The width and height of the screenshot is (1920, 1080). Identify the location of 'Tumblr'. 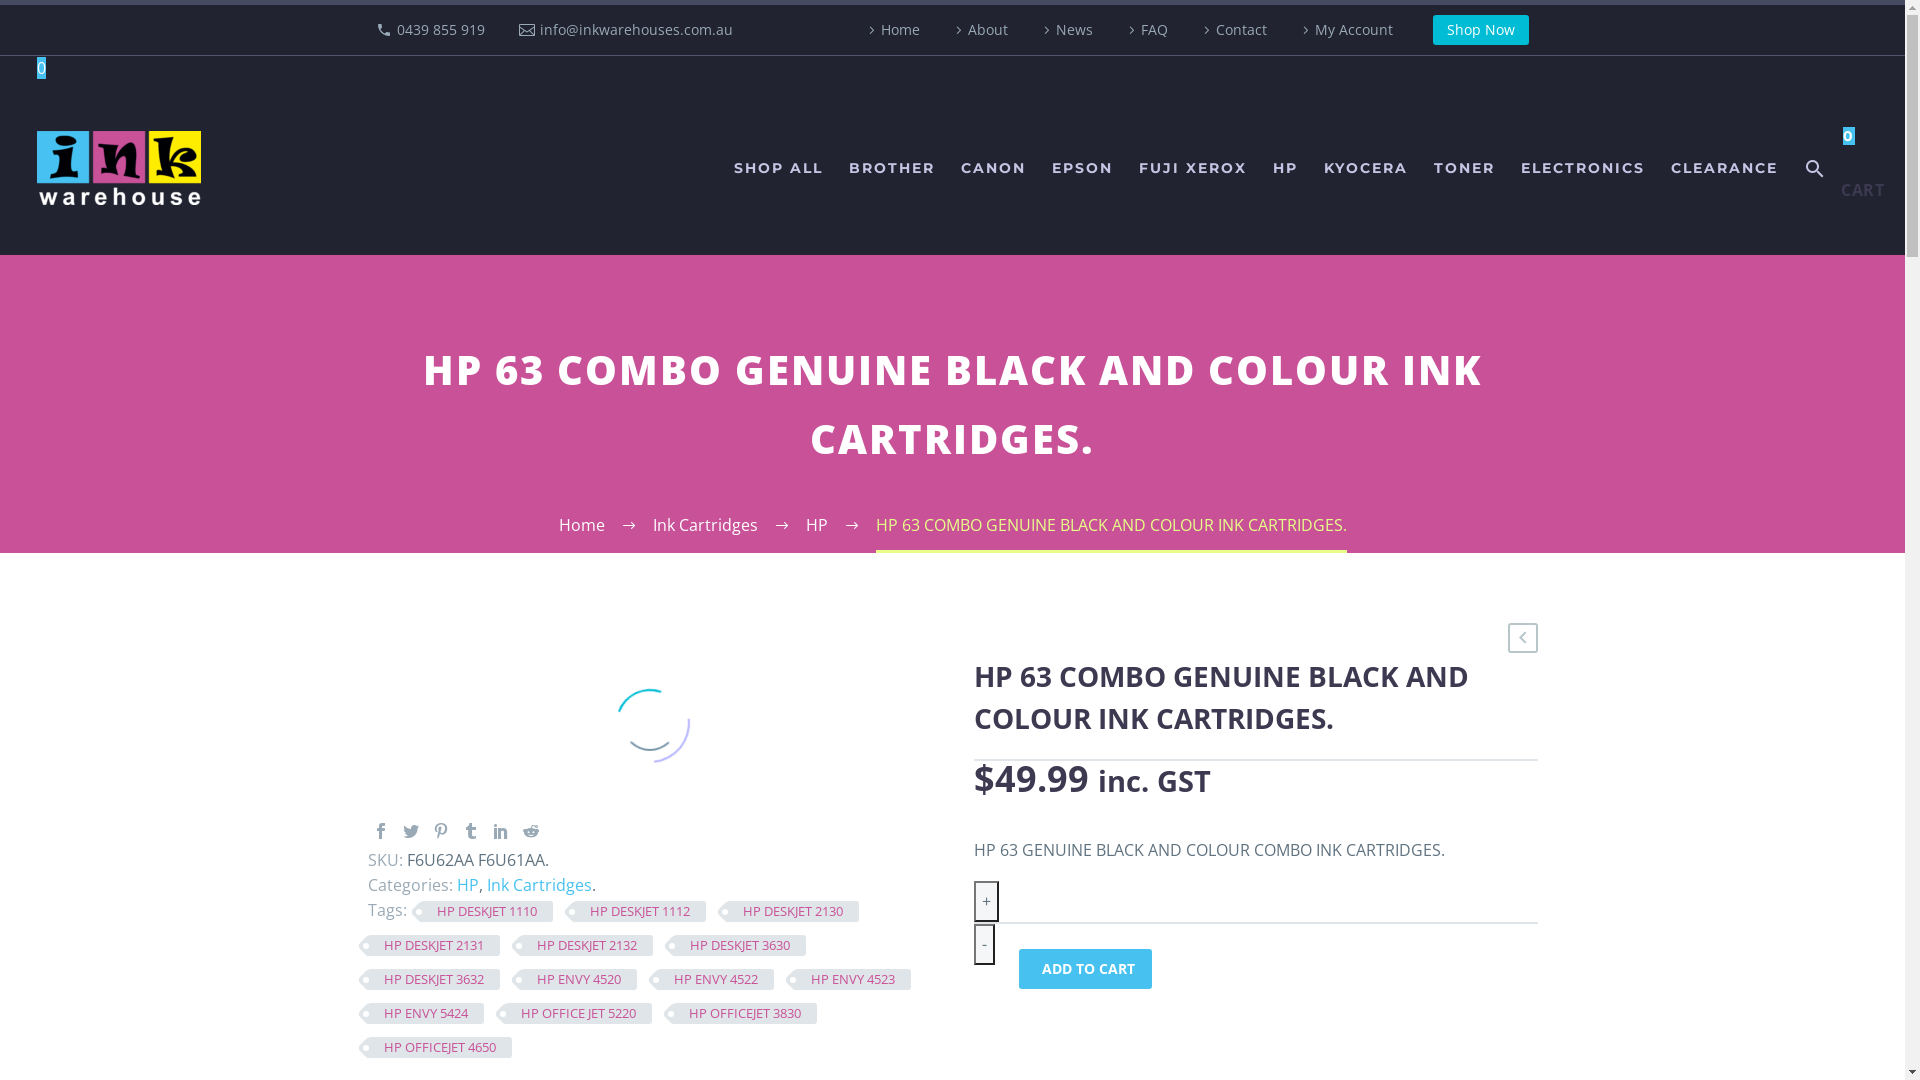
(469, 830).